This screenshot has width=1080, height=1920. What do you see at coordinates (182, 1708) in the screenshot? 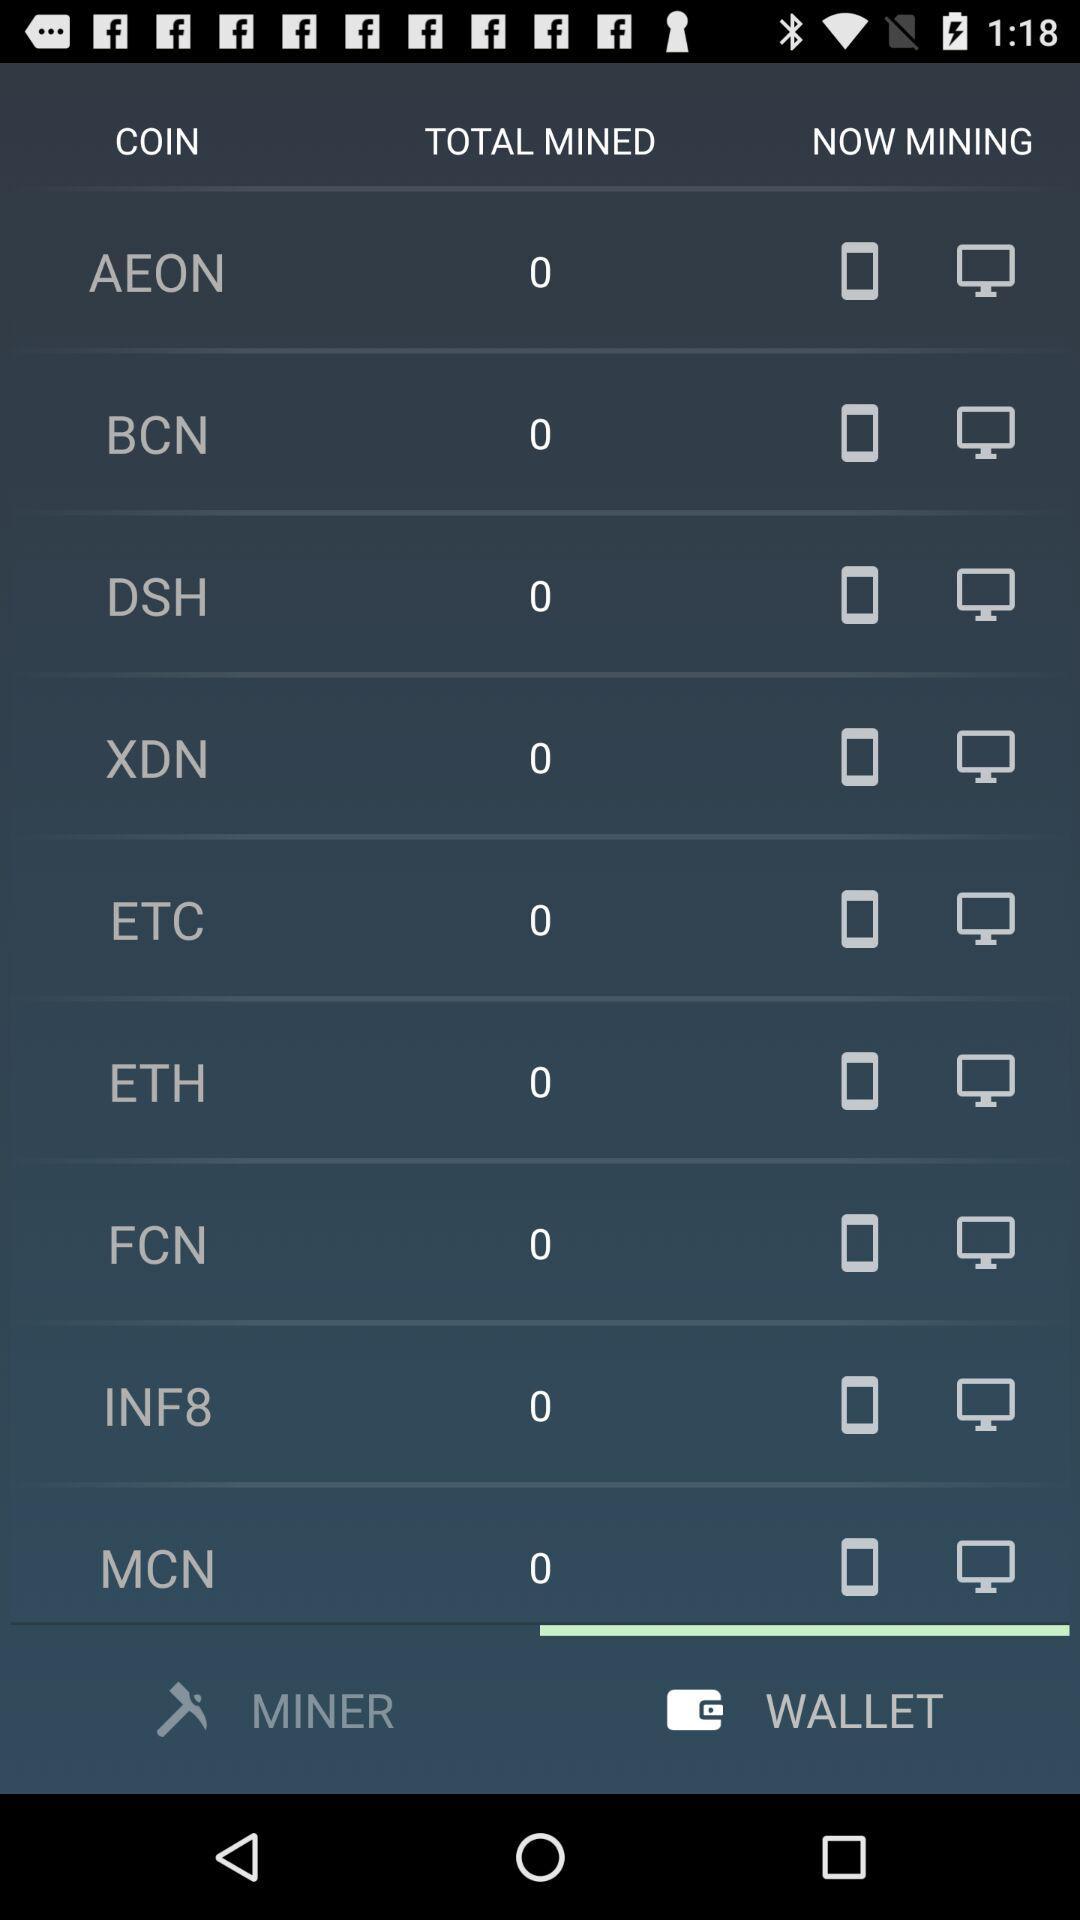
I see `the icon of miner at bottom left corner` at bounding box center [182, 1708].